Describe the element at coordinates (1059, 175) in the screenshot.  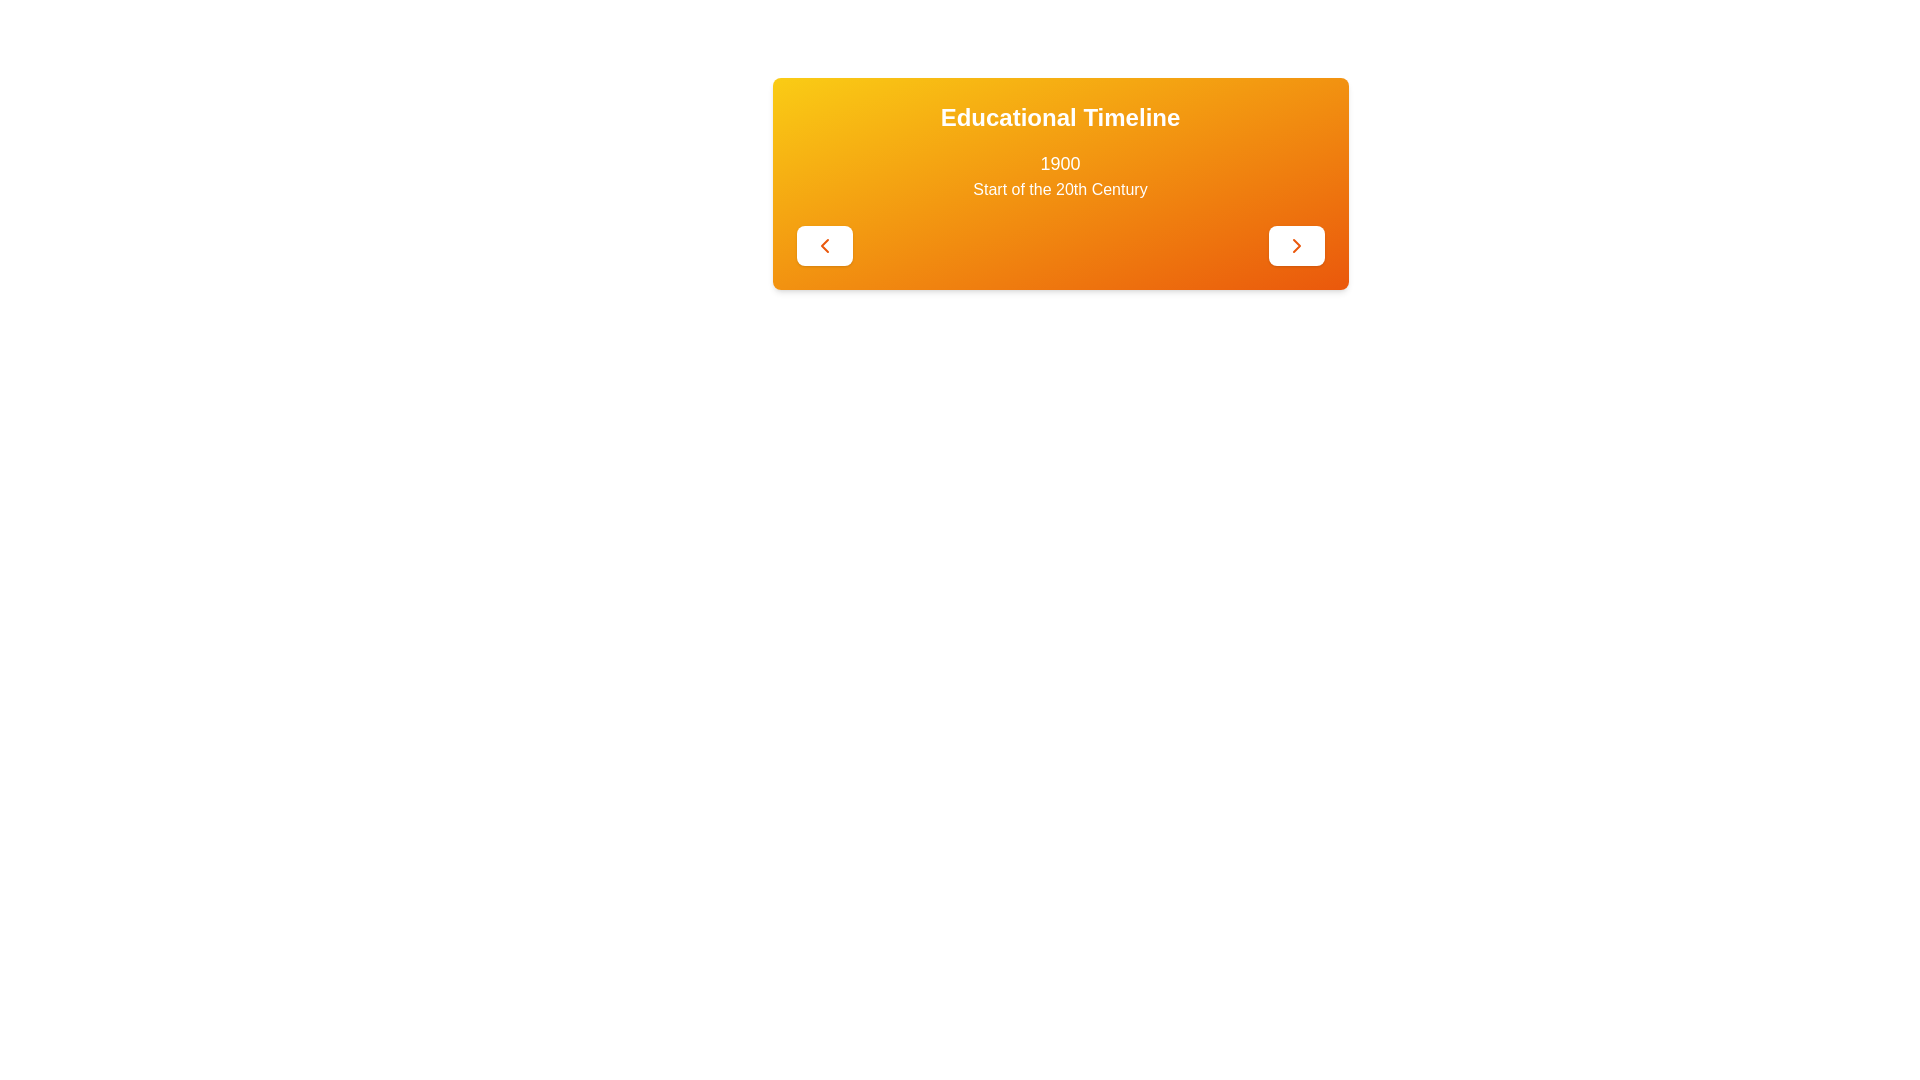
I see `the text label that serves as a heading or descriptor for a specific time period or event in the timeline, located within the center of the orange gradient box` at that location.